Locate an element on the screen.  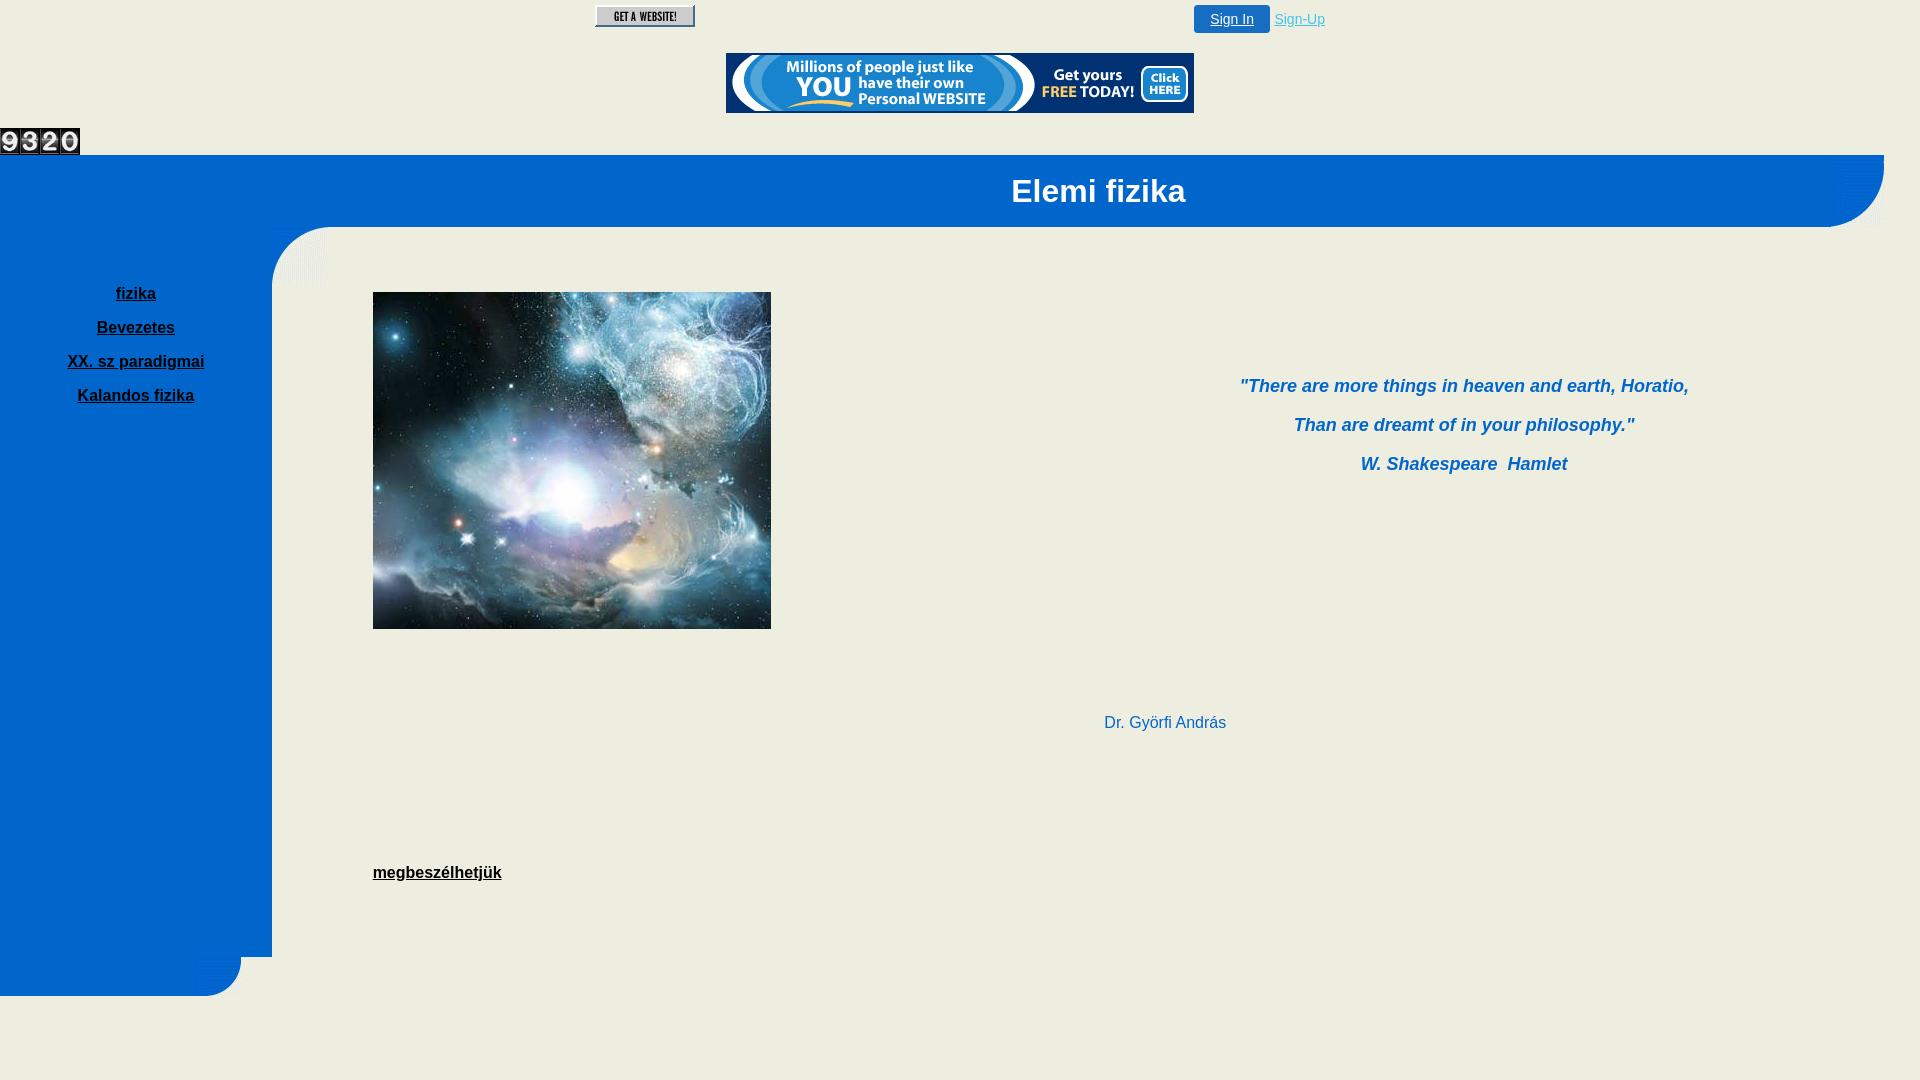
'Bevezetes' is located at coordinates (95, 326).